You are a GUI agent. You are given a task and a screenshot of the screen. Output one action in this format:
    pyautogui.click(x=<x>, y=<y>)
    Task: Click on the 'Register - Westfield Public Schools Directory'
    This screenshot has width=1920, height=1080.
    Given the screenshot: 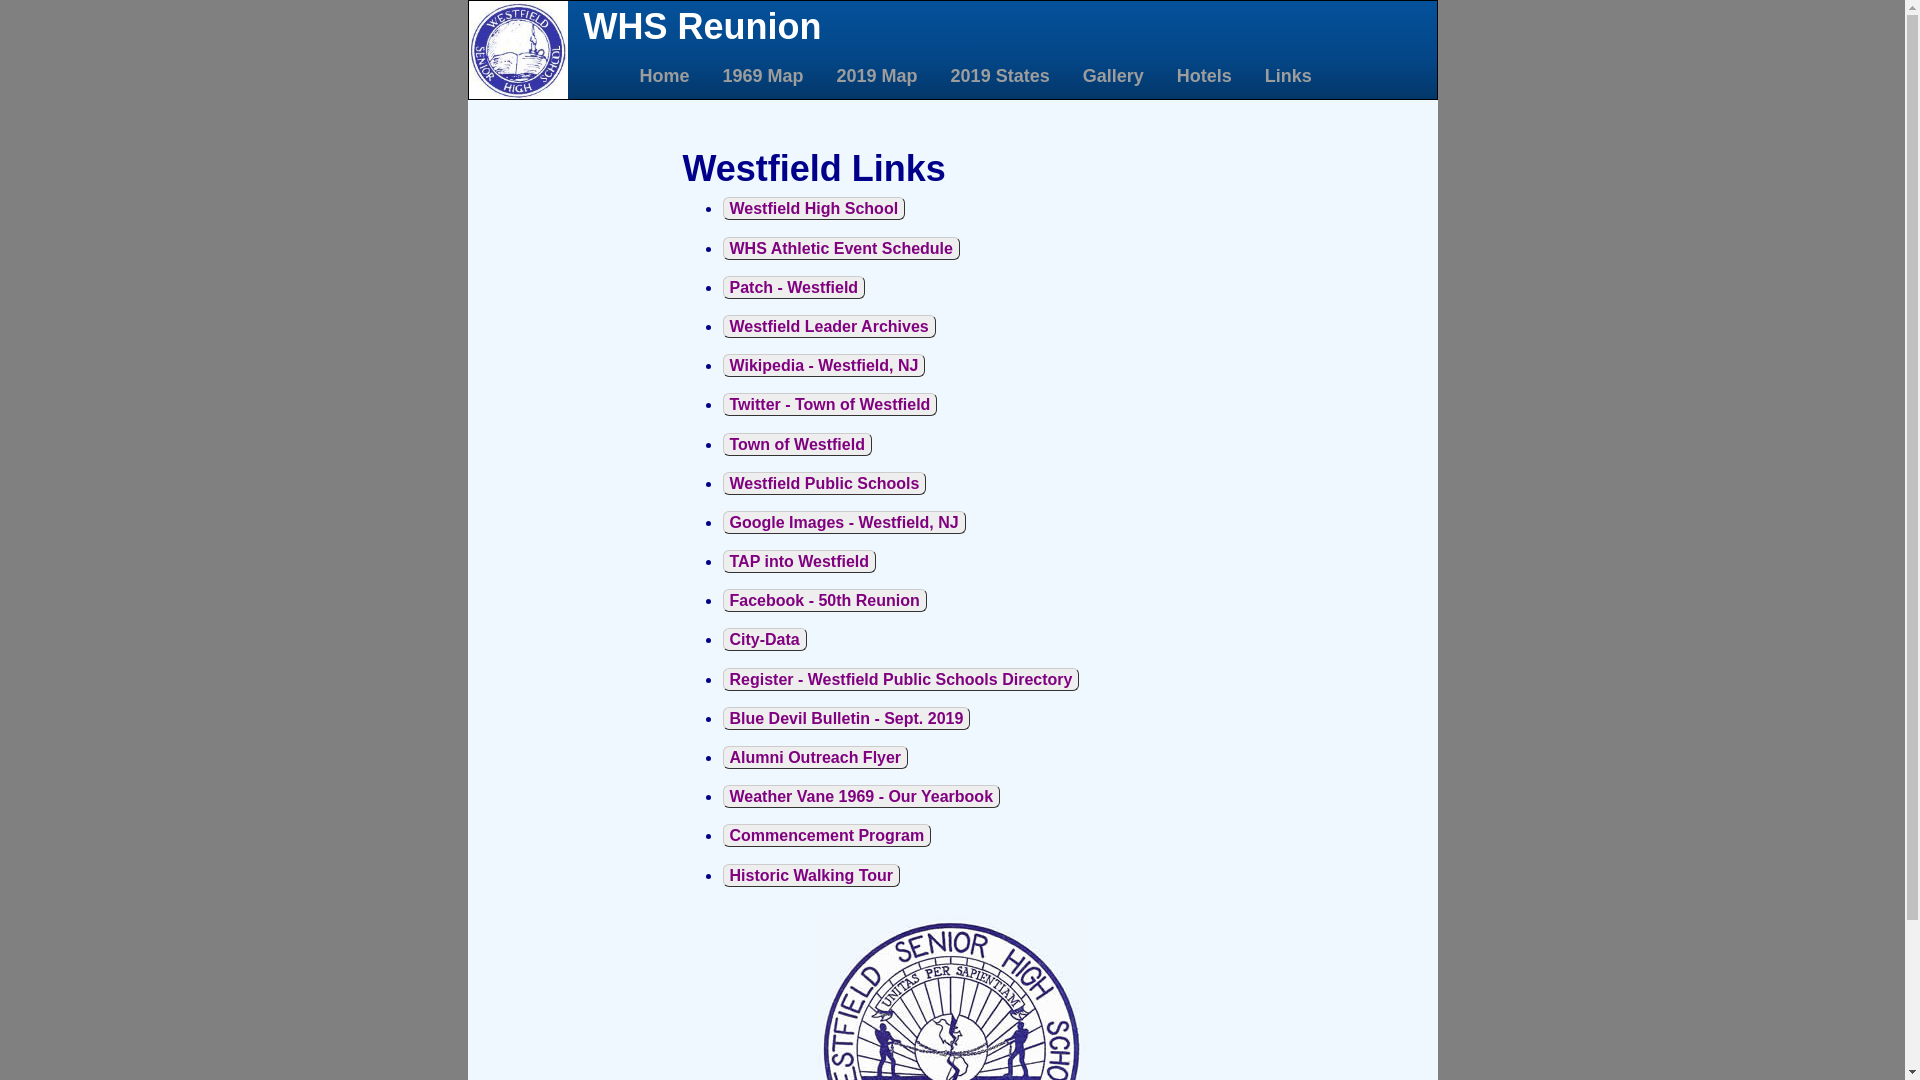 What is the action you would take?
    pyautogui.click(x=899, y=678)
    